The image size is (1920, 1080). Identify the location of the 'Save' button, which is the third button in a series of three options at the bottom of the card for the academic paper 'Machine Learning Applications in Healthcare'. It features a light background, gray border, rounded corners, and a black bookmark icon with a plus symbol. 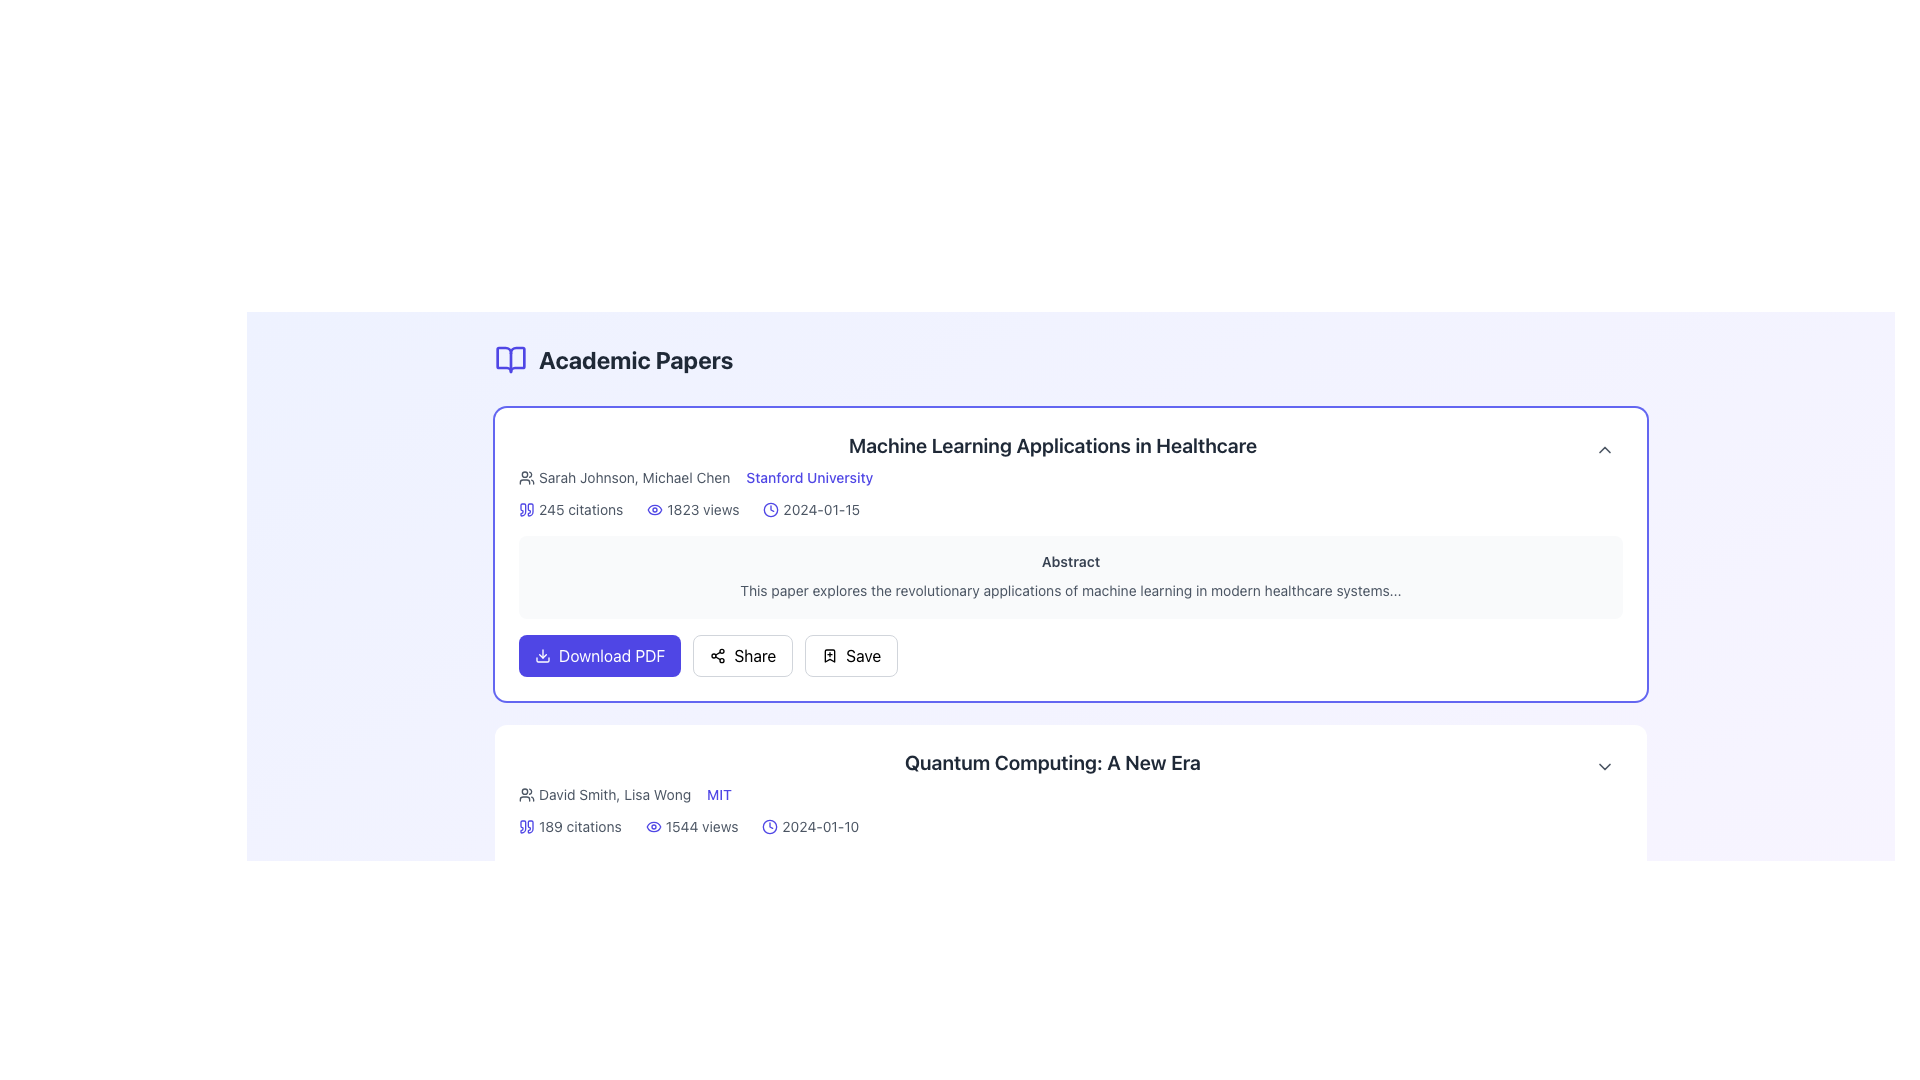
(851, 655).